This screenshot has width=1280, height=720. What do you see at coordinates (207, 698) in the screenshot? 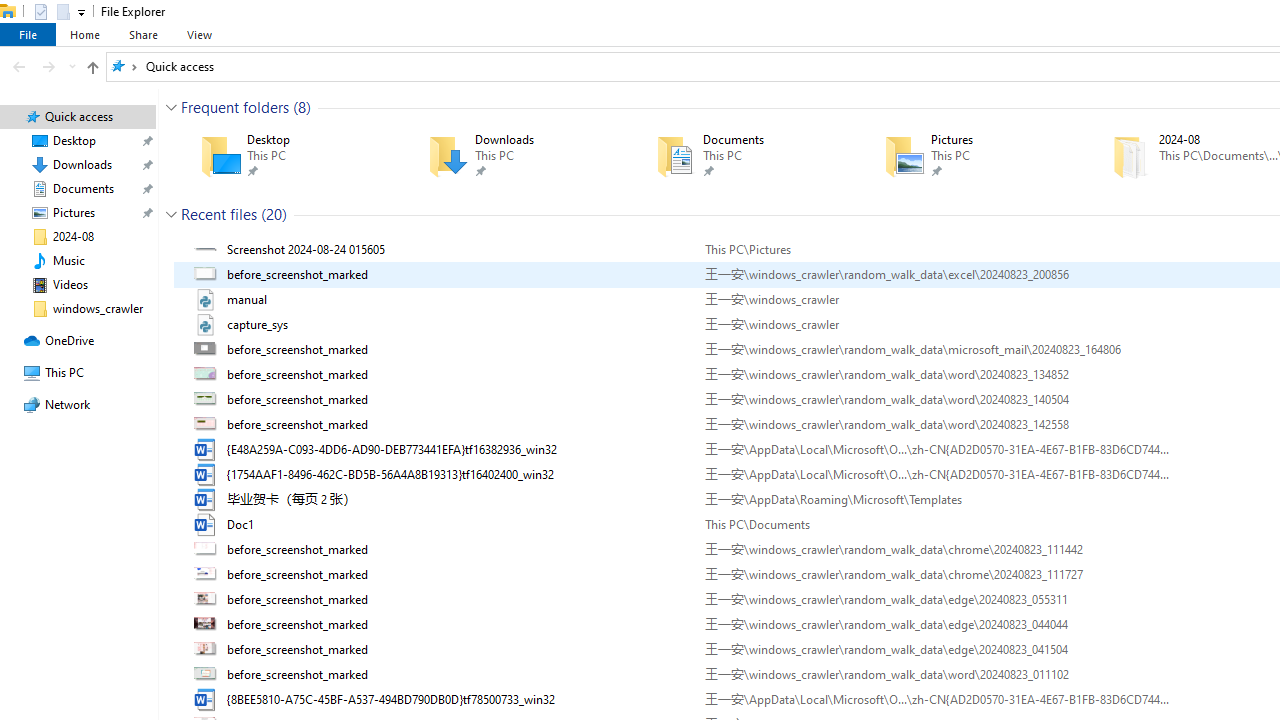
I see `'Class: UIImage'` at bounding box center [207, 698].